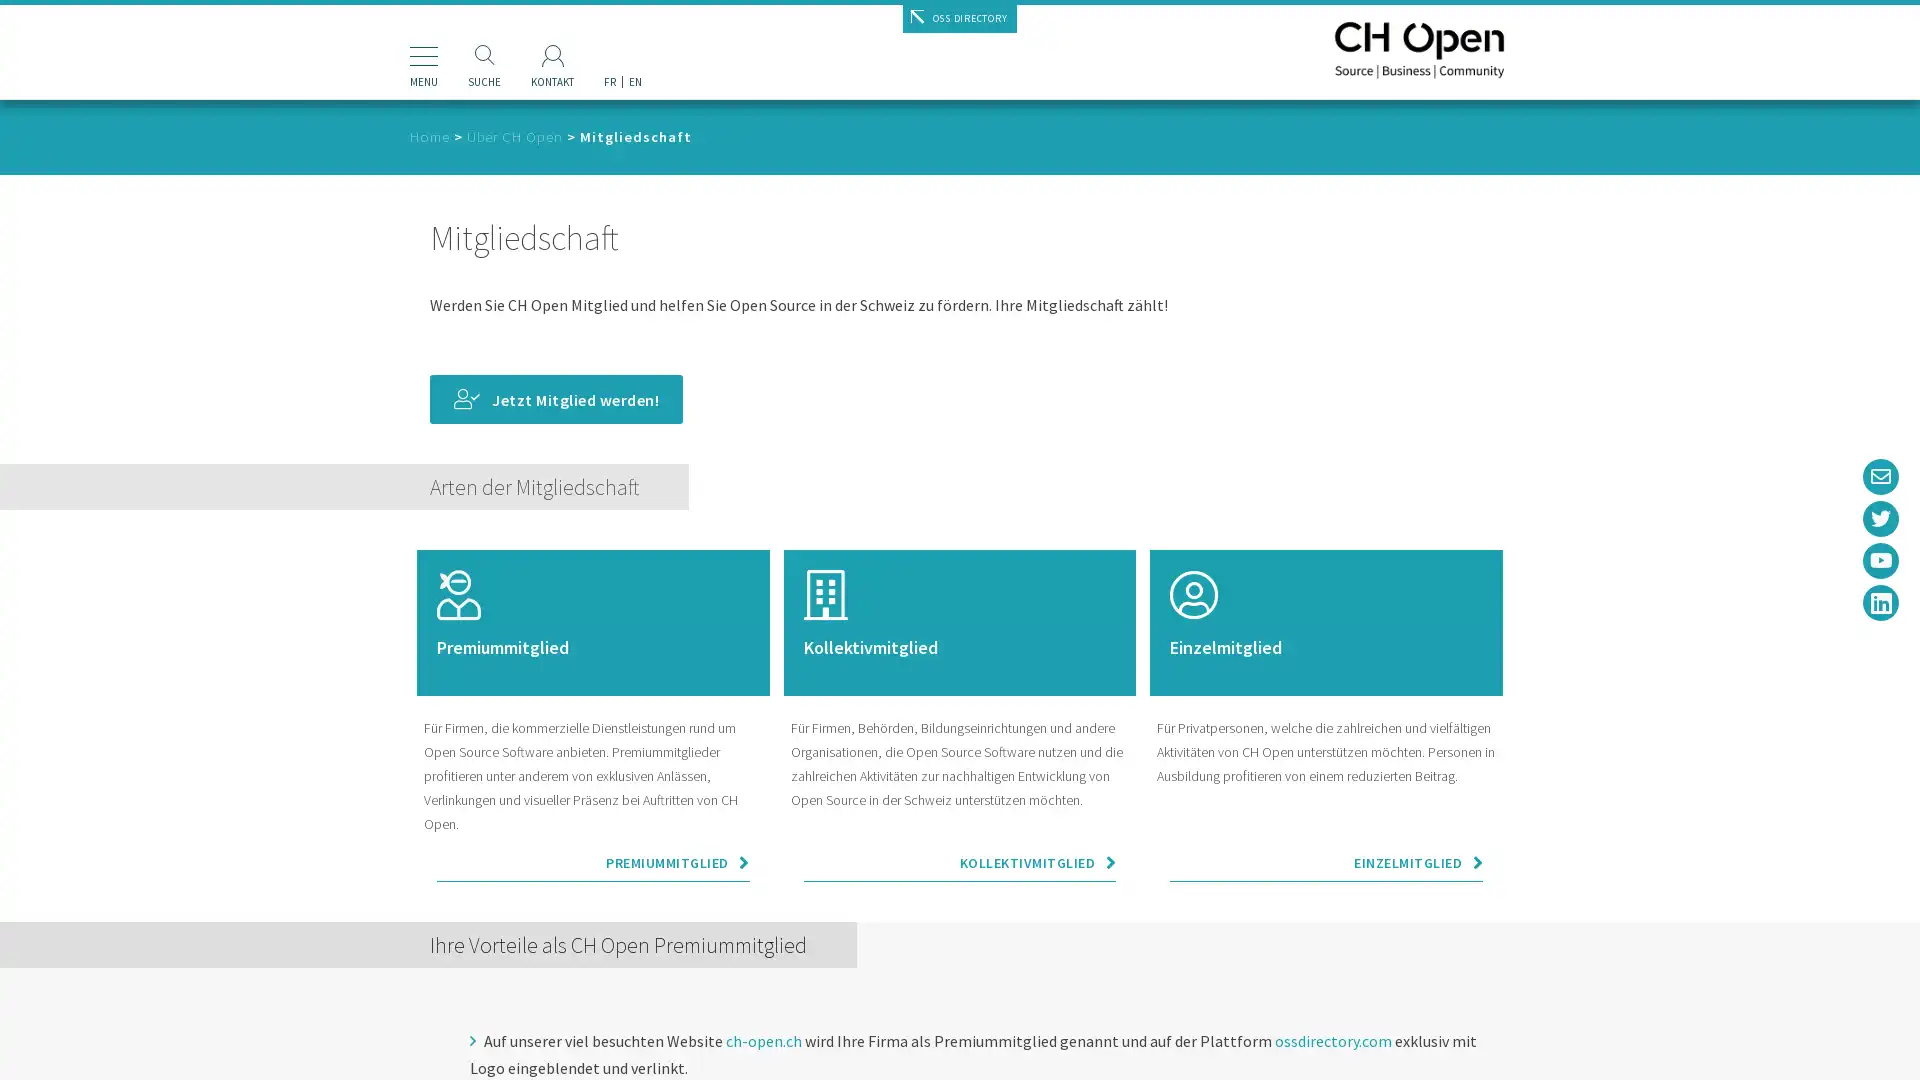 The height and width of the screenshot is (1080, 1920). Describe the element at coordinates (592, 866) in the screenshot. I see `PREMIUMMITGLIED` at that location.